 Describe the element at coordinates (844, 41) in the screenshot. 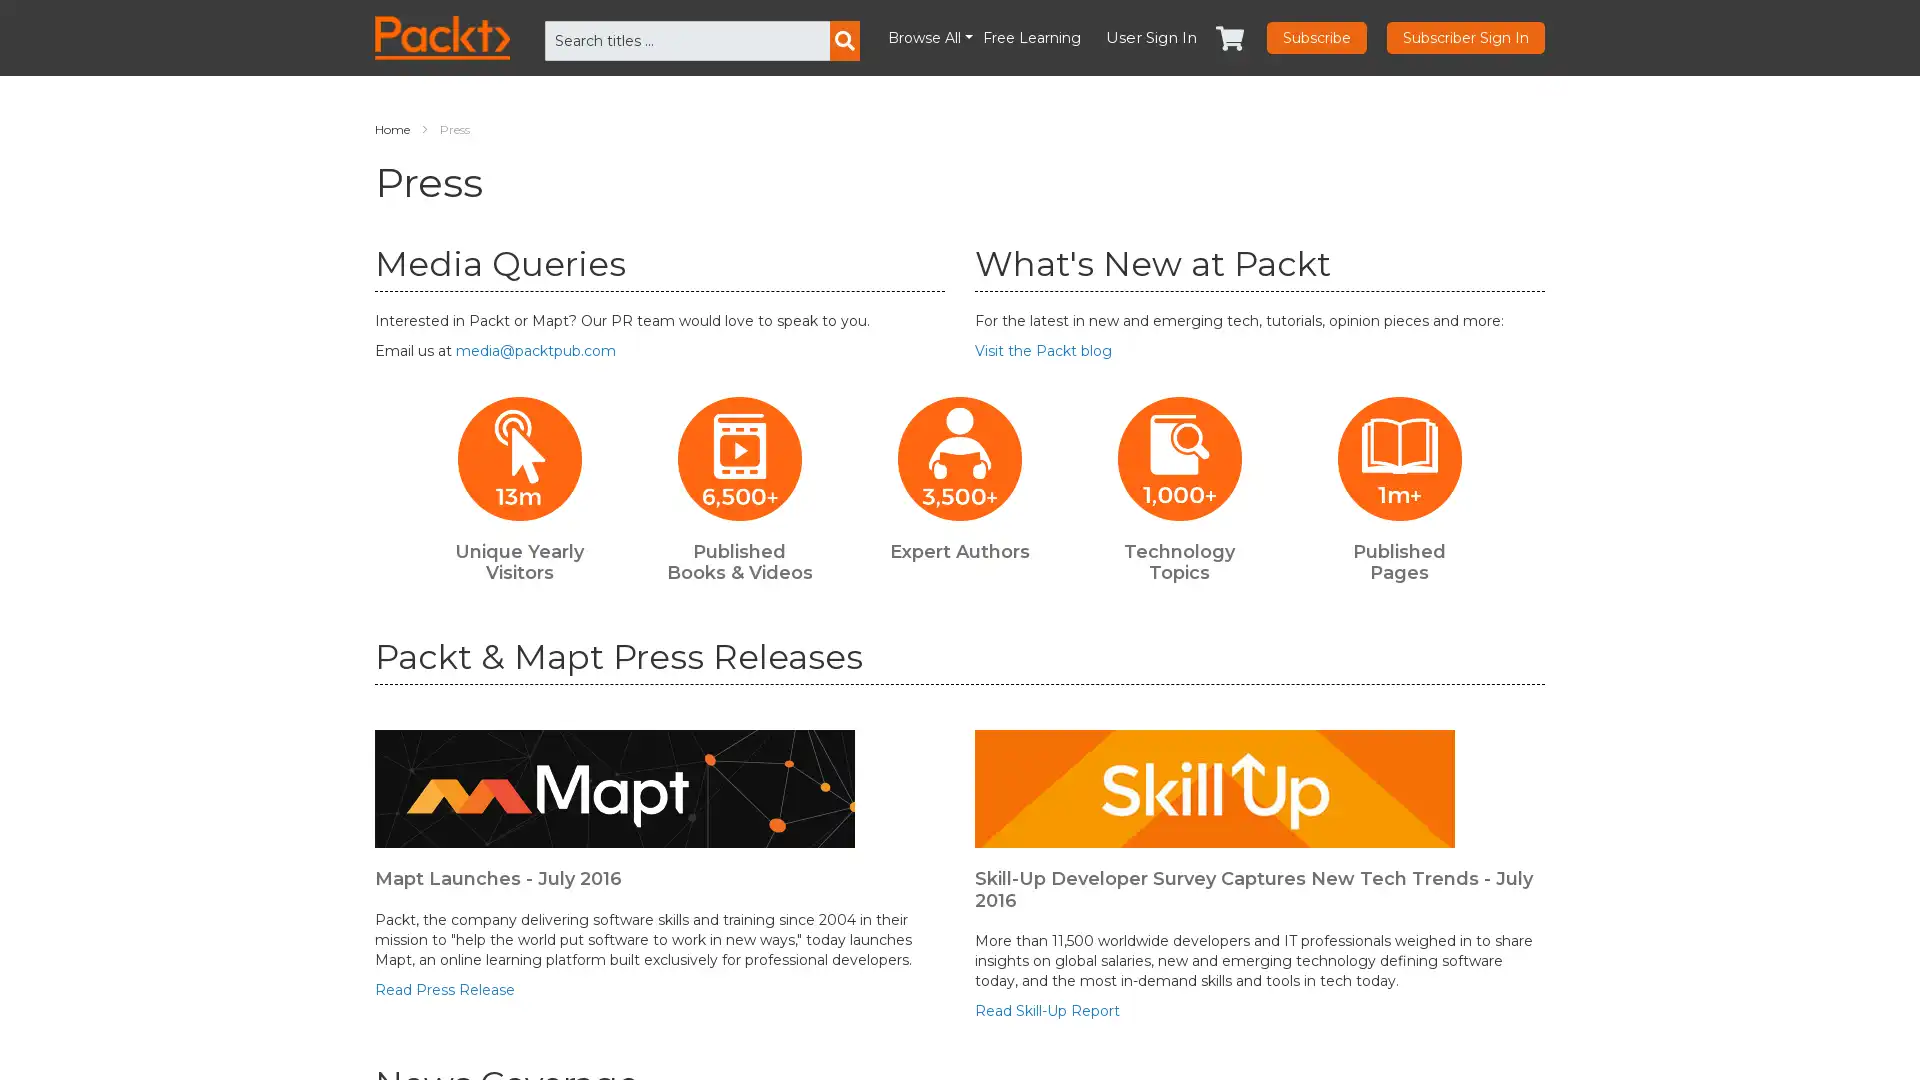

I see `Search` at that location.